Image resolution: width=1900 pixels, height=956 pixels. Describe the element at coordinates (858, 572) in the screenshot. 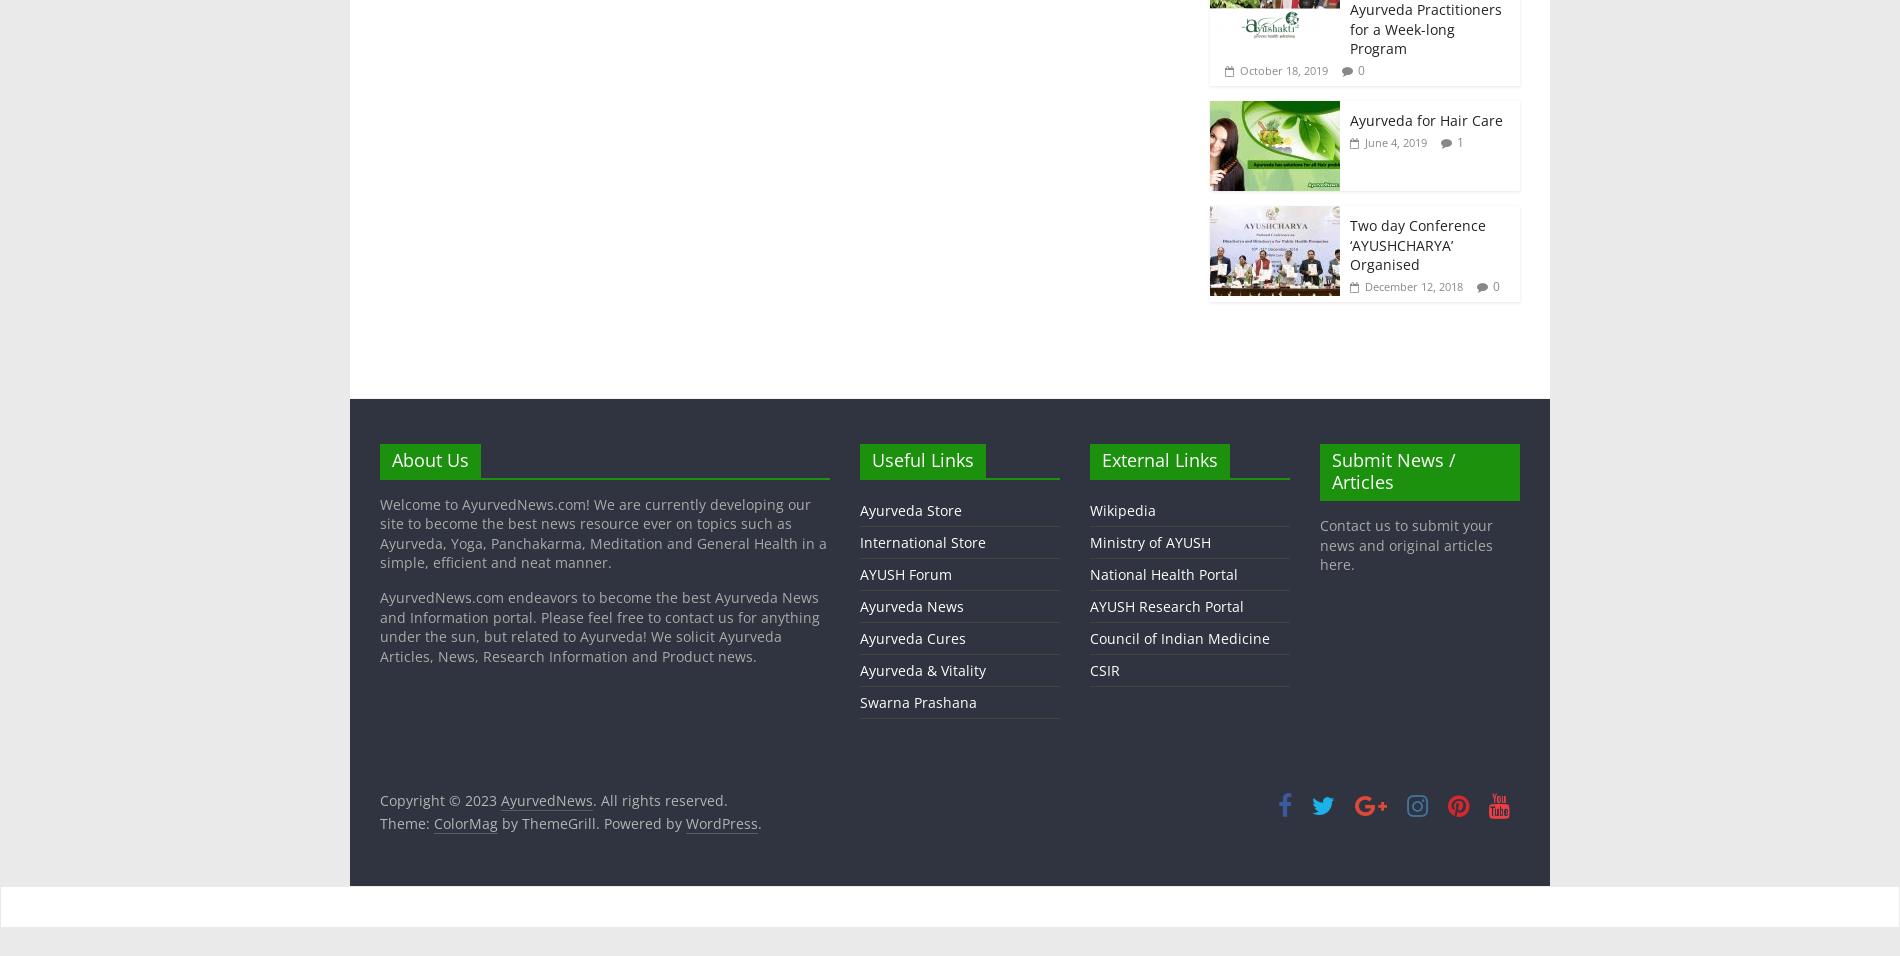

I see `'AYUSH Forum'` at that location.